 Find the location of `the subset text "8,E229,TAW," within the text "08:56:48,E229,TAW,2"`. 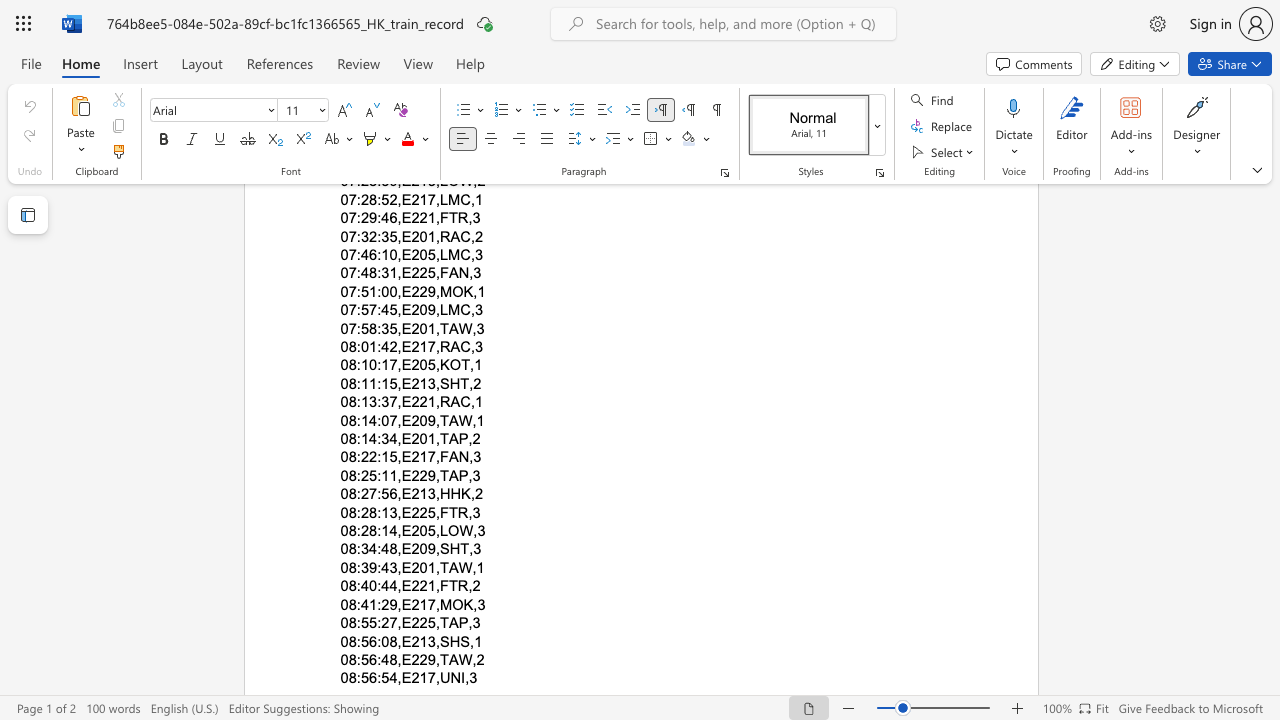

the subset text "8,E229,TAW," within the text "08:56:48,E229,TAW,2" is located at coordinates (389, 659).